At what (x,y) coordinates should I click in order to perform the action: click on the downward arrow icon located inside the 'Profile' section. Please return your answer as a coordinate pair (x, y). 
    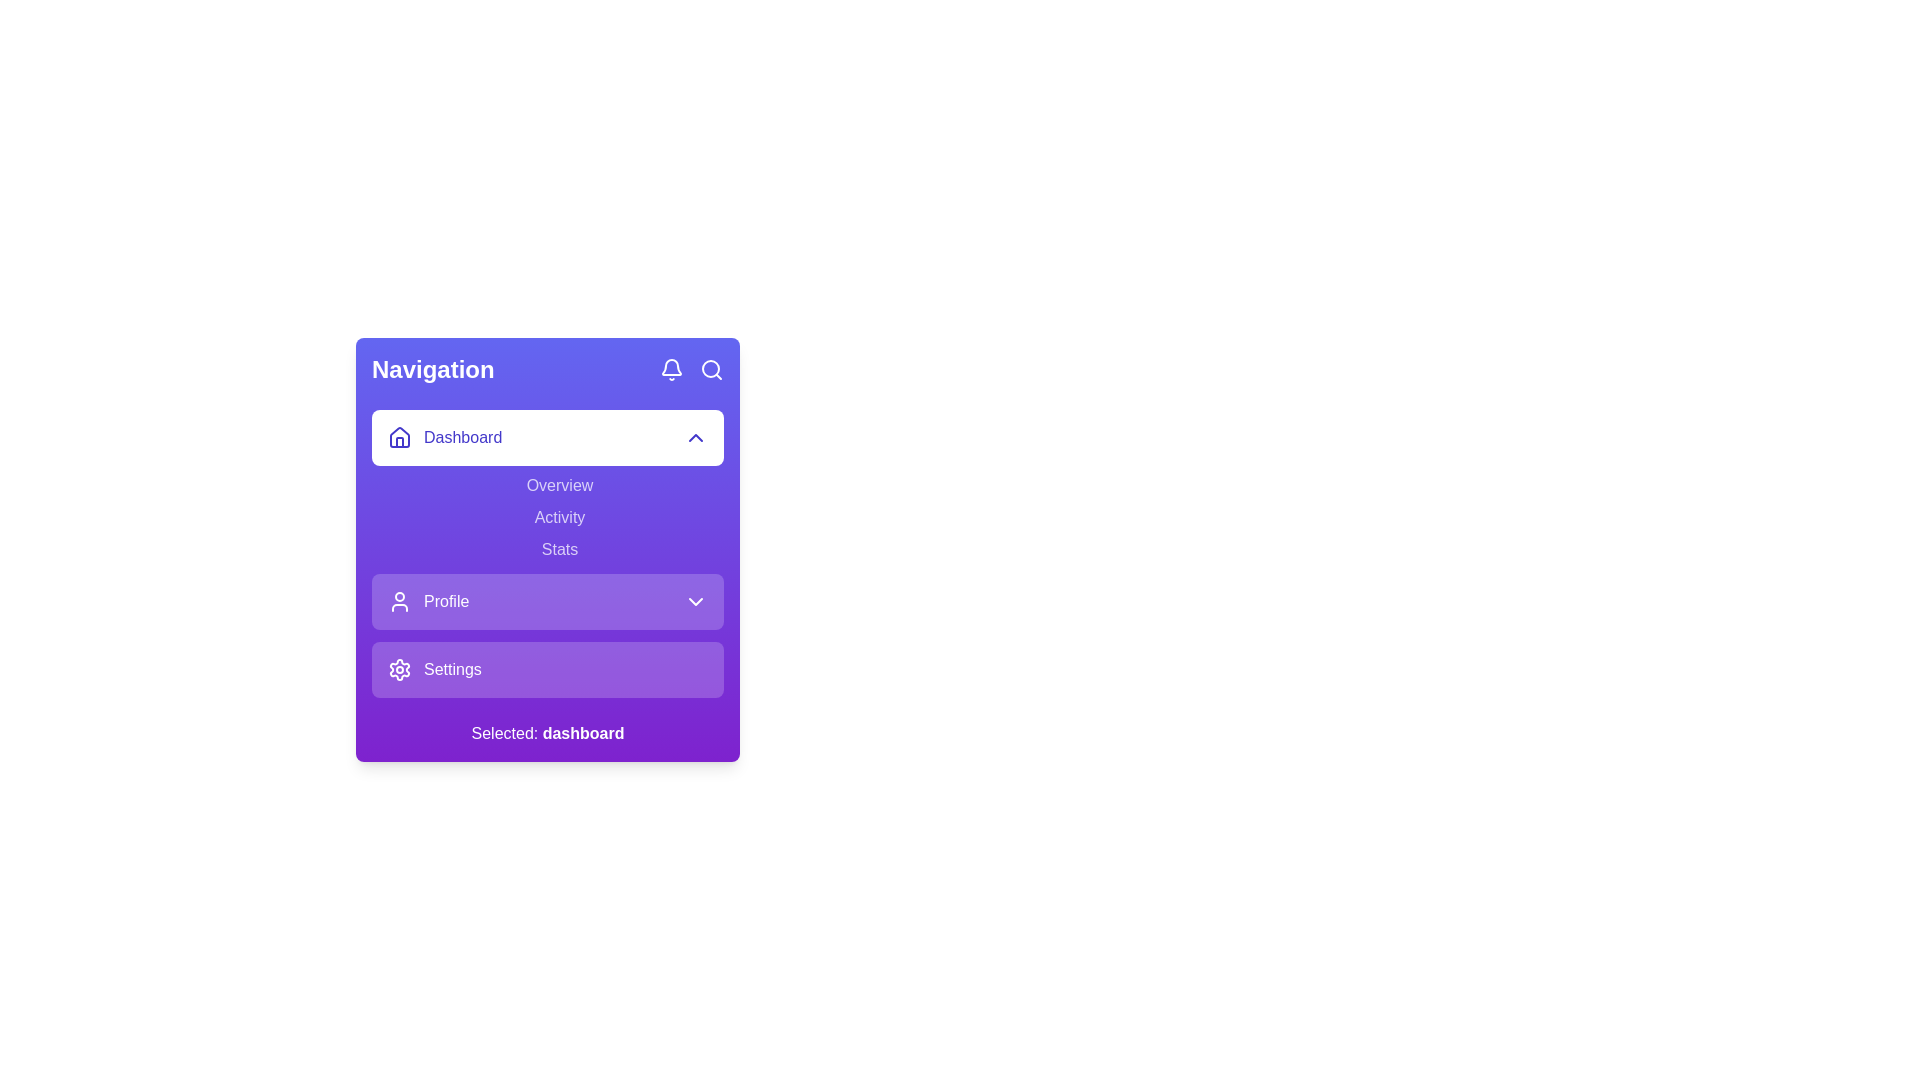
    Looking at the image, I should click on (696, 600).